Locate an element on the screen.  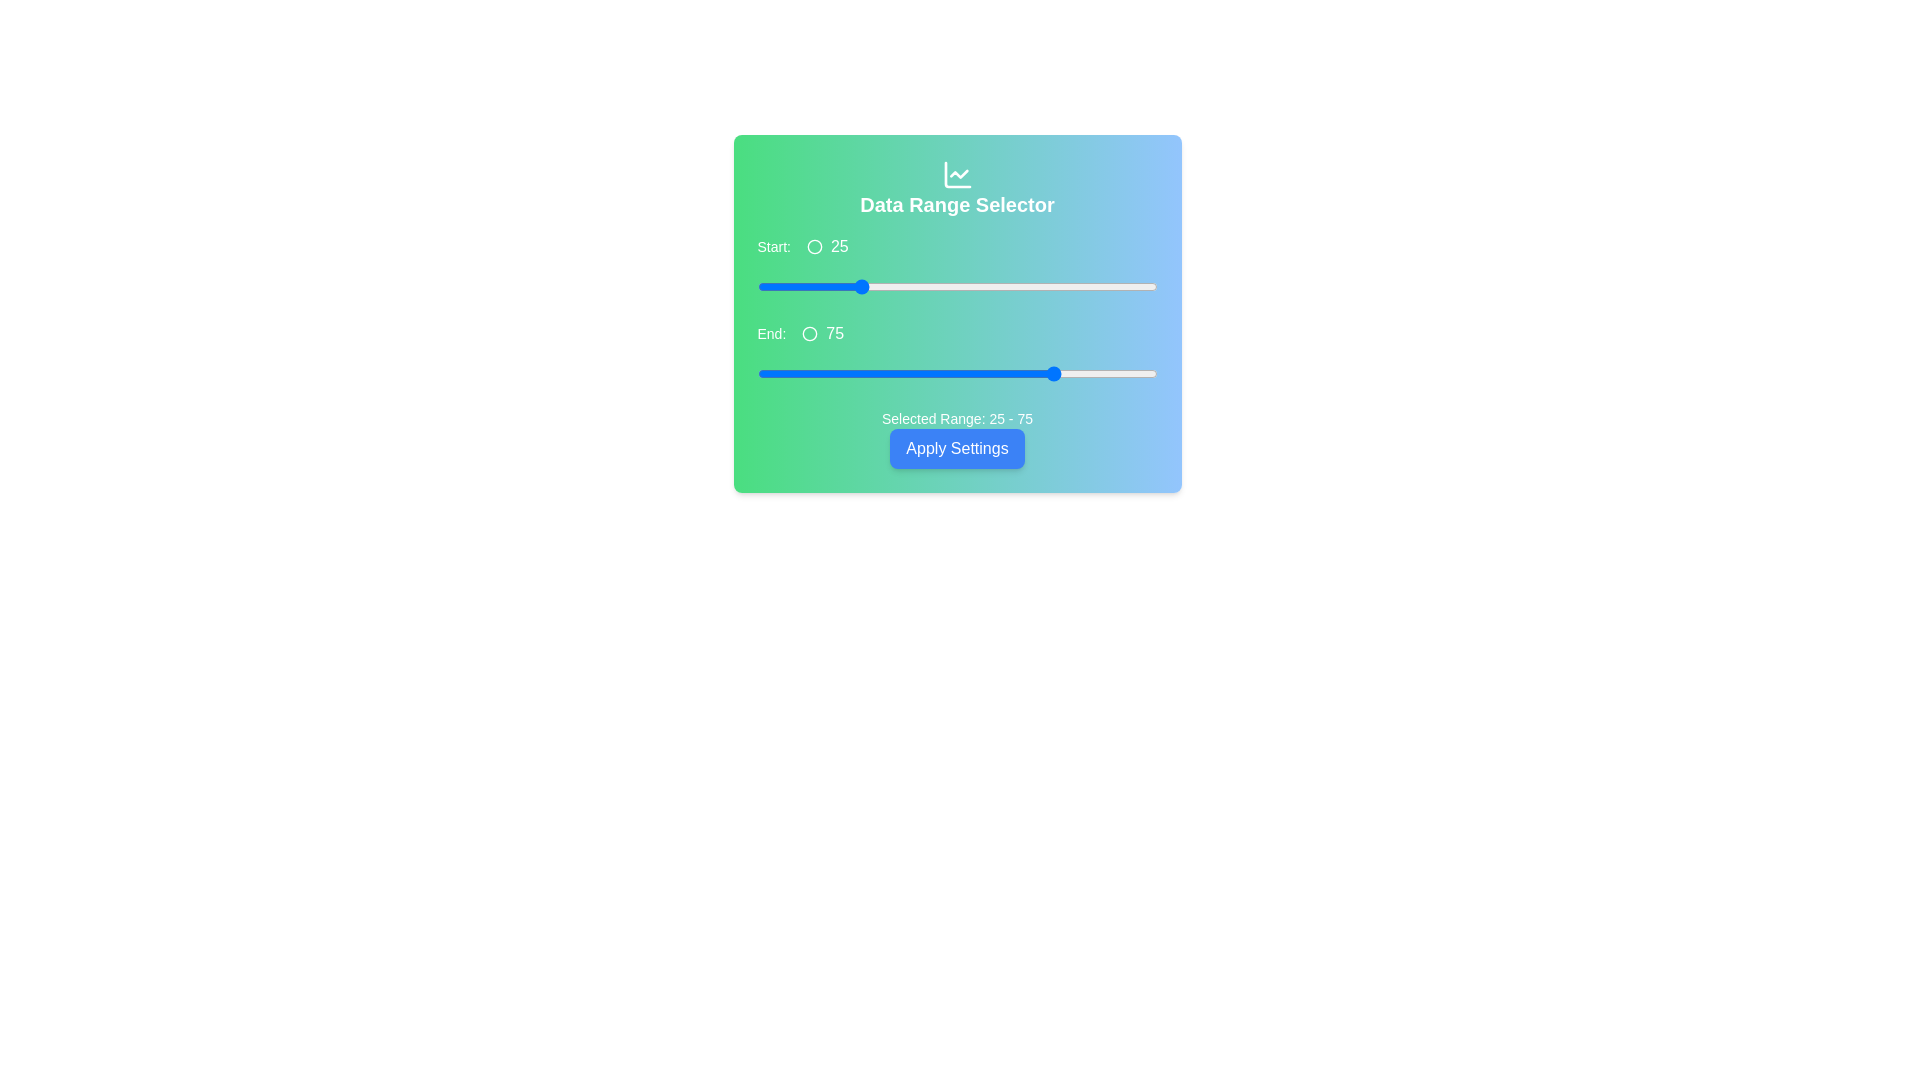
the inner circle of the SVG graphic element that serves as an indicator within the interactive component, positioned near the left side of the interface is located at coordinates (815, 245).